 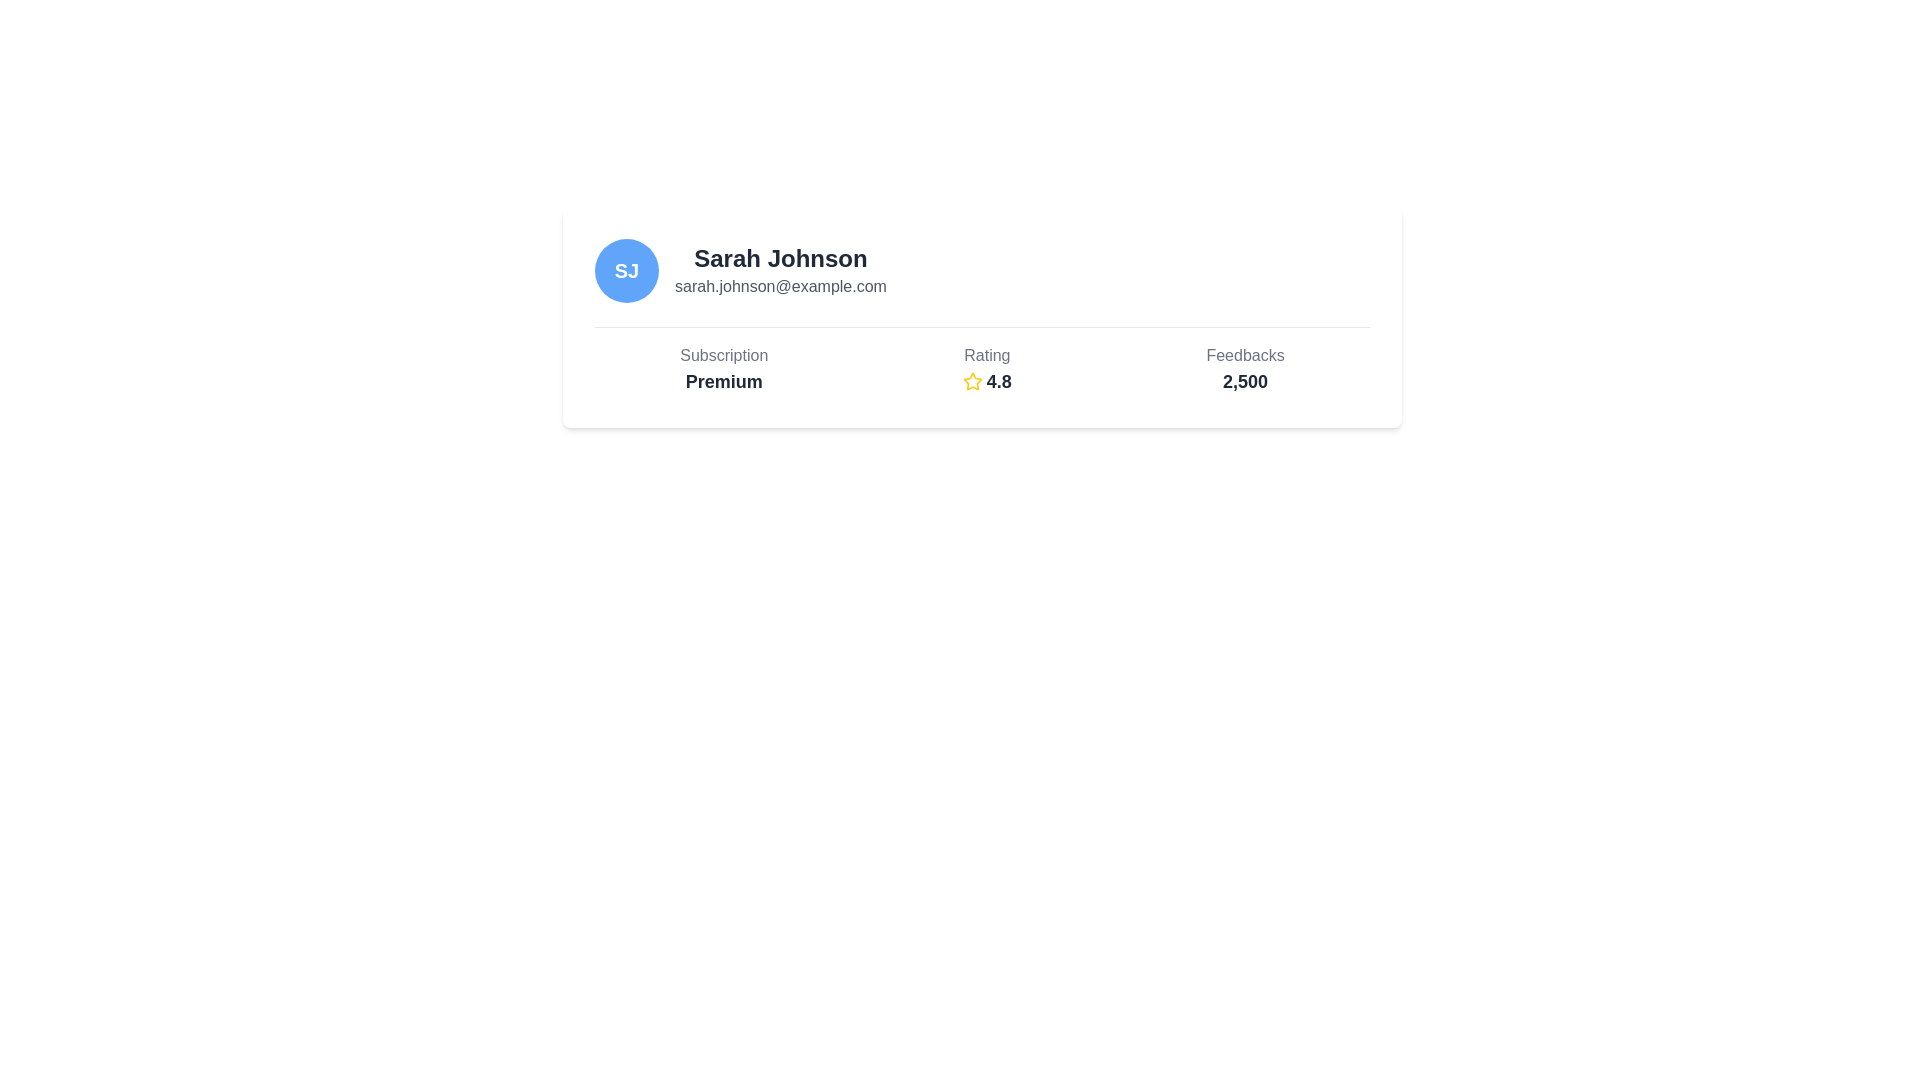 I want to click on value displayed in the Text Display element, which shows 'Feedbacks' and the number '2,500' in a bolder font, so click(x=1244, y=370).